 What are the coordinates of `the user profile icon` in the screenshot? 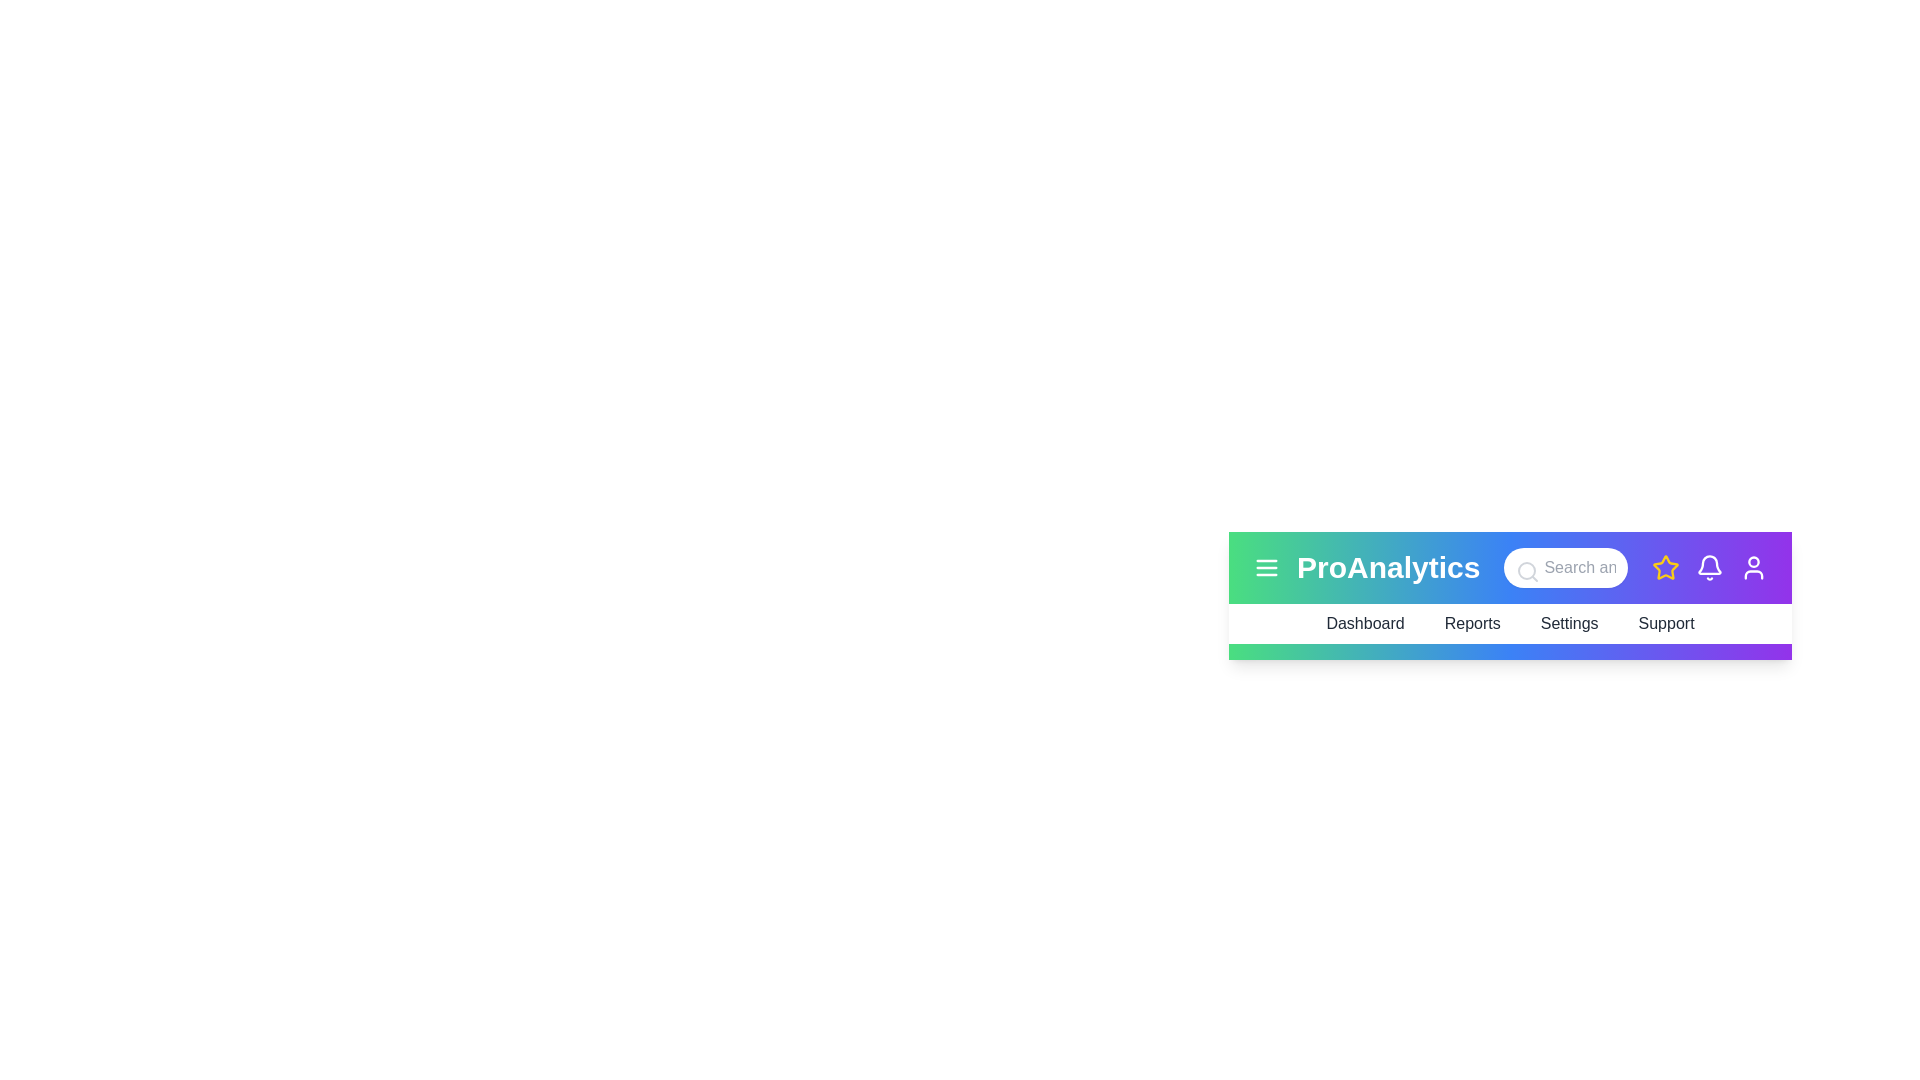 It's located at (1752, 567).